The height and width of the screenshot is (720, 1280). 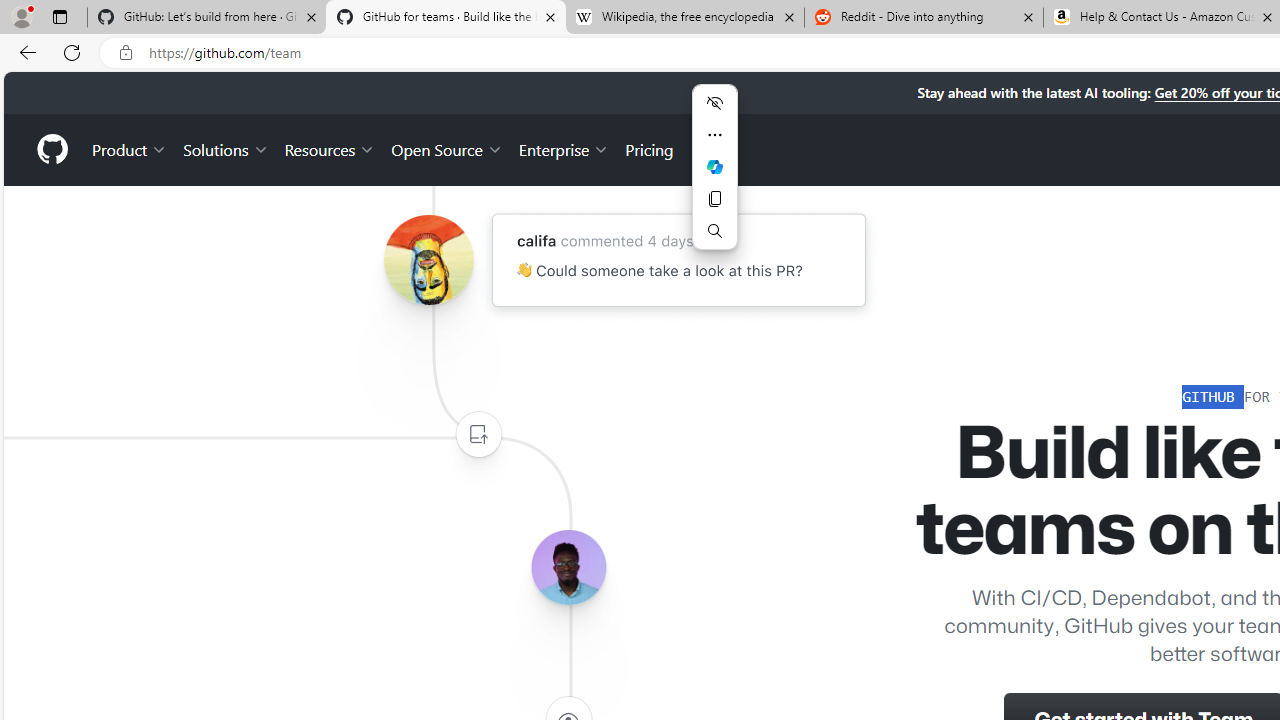 I want to click on 'Pricing', so click(x=649, y=148).